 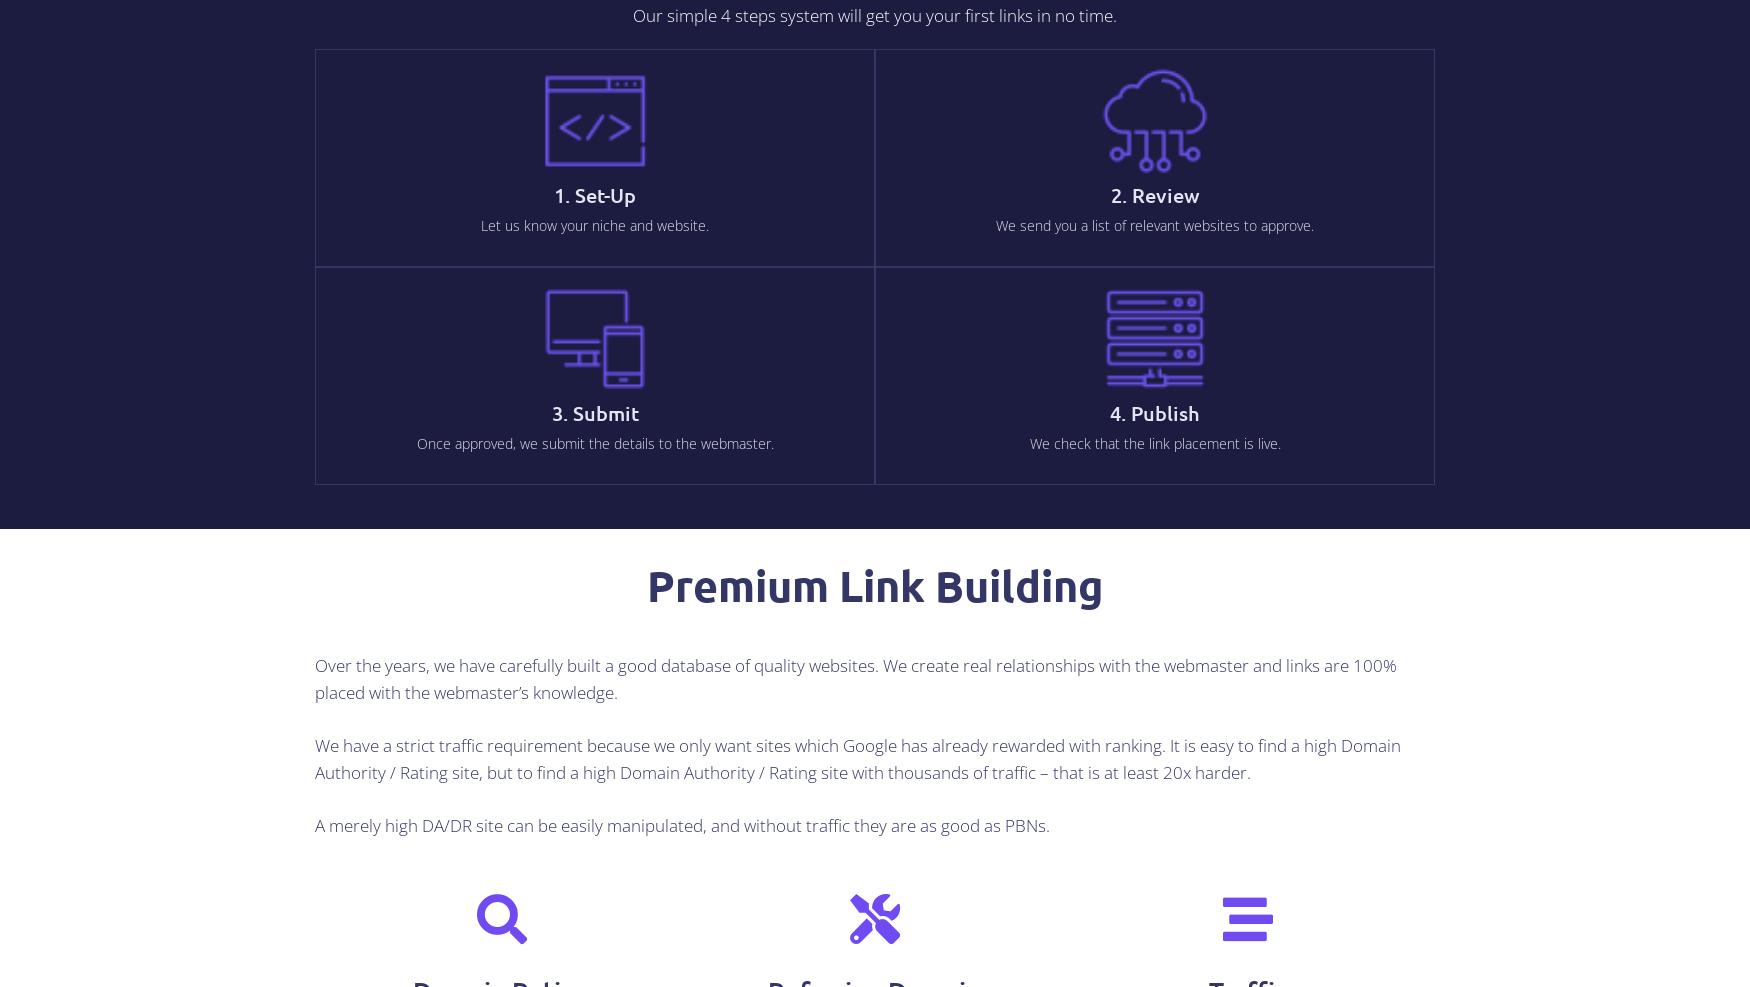 What do you see at coordinates (855, 678) in the screenshot?
I see `'Over the years, we have carefully built a good database of quality websites. We create real relationships with the webmaster and links are 100% placed with the webmaster’s knowledge.'` at bounding box center [855, 678].